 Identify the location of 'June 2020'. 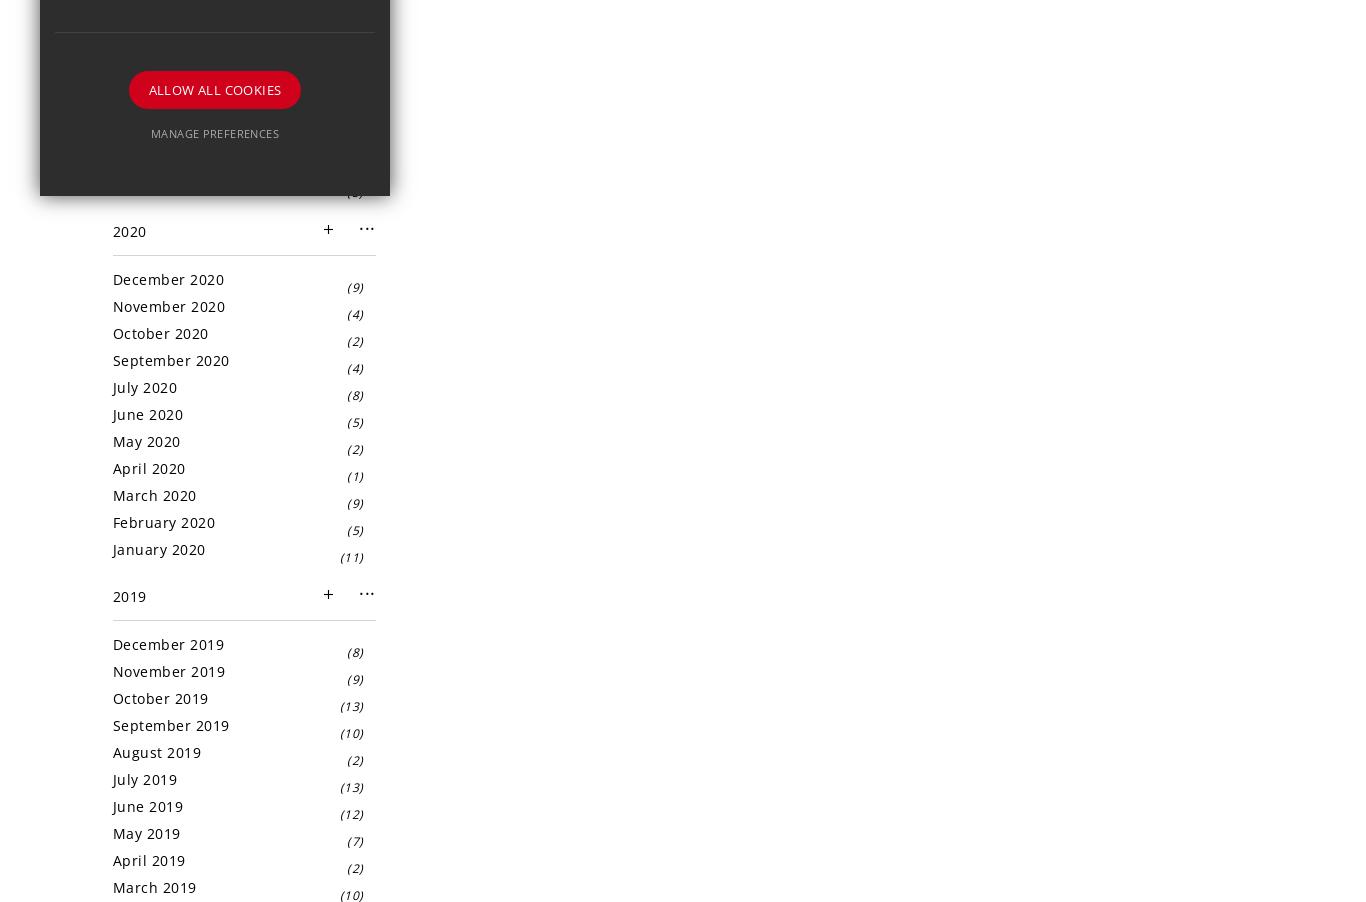
(112, 414).